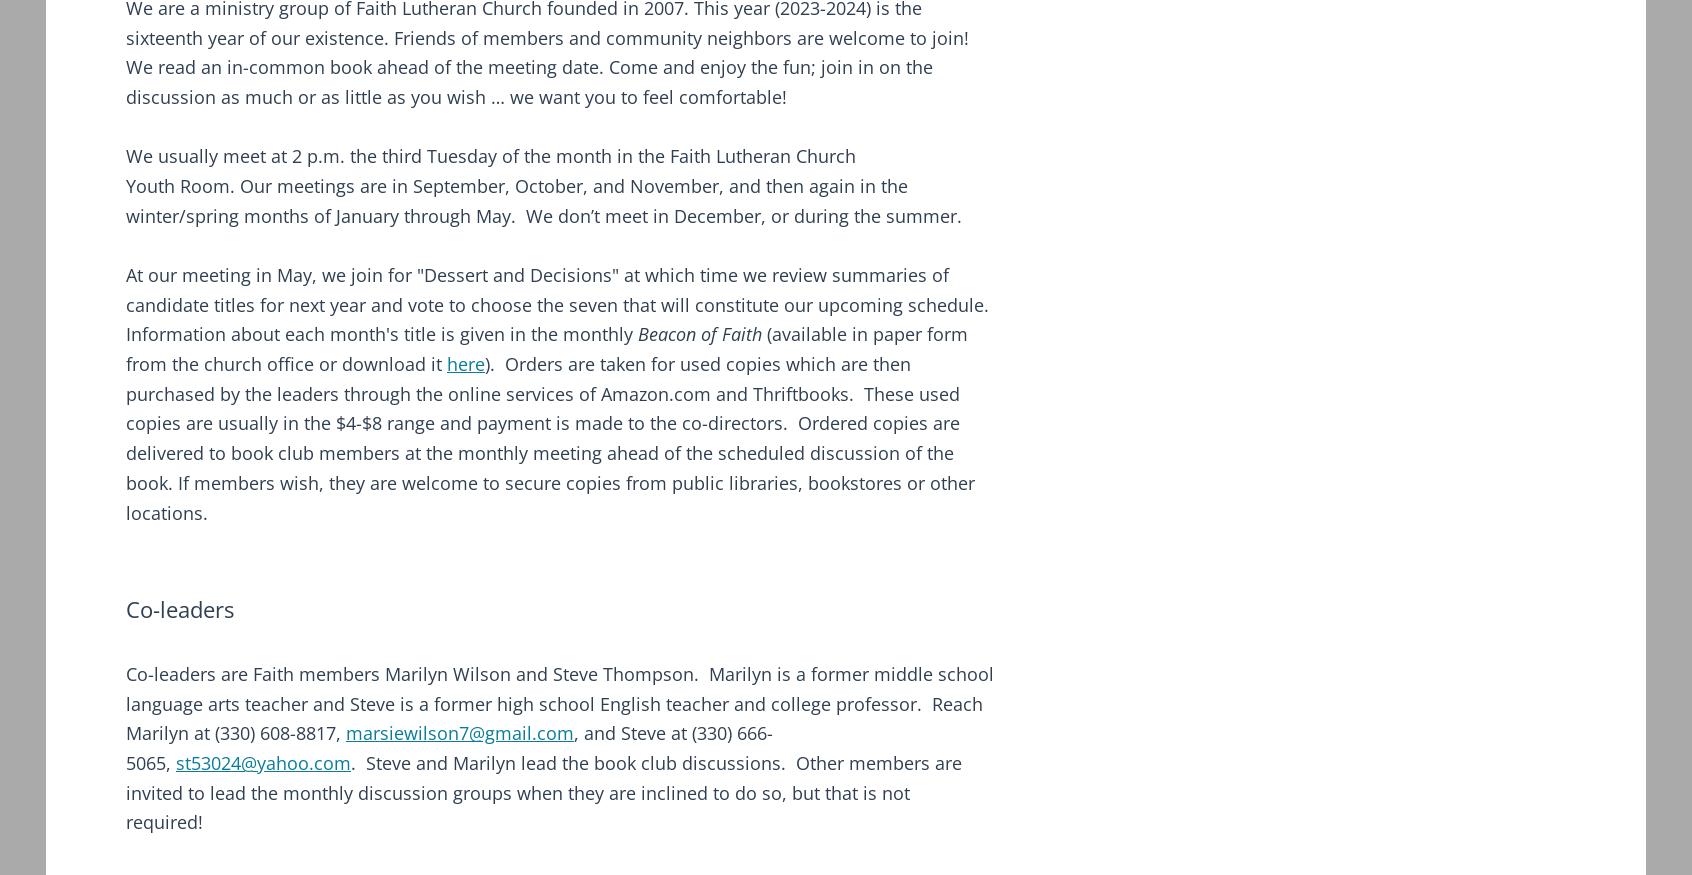  What do you see at coordinates (557, 303) in the screenshot?
I see `'At our meeting in May, we join for "Dessert and Decisions" at which time we review summaries of candidate titles for next year and vote to choose the seven that will constitute our upcoming schedule. Information about each month's title is given in the monthly'` at bounding box center [557, 303].